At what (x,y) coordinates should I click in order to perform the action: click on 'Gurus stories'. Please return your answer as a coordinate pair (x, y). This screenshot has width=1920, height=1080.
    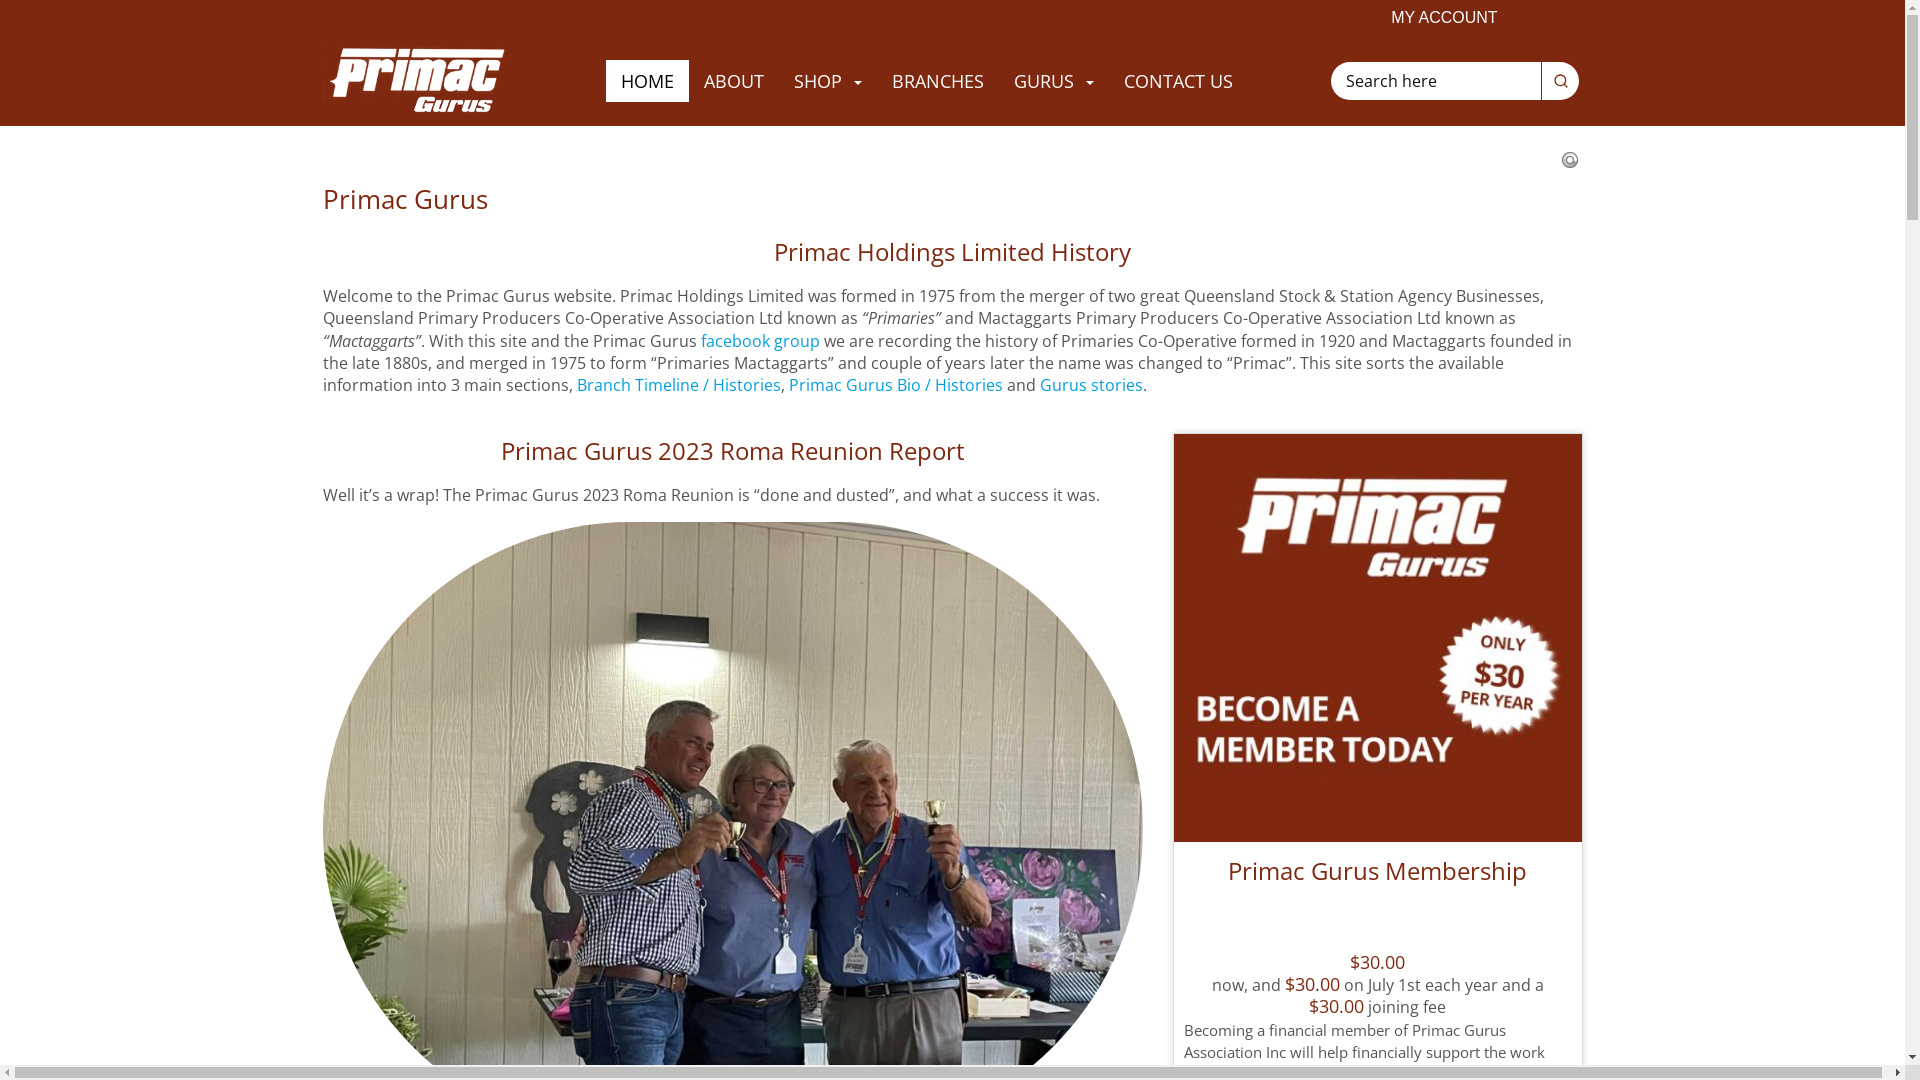
    Looking at the image, I should click on (1090, 385).